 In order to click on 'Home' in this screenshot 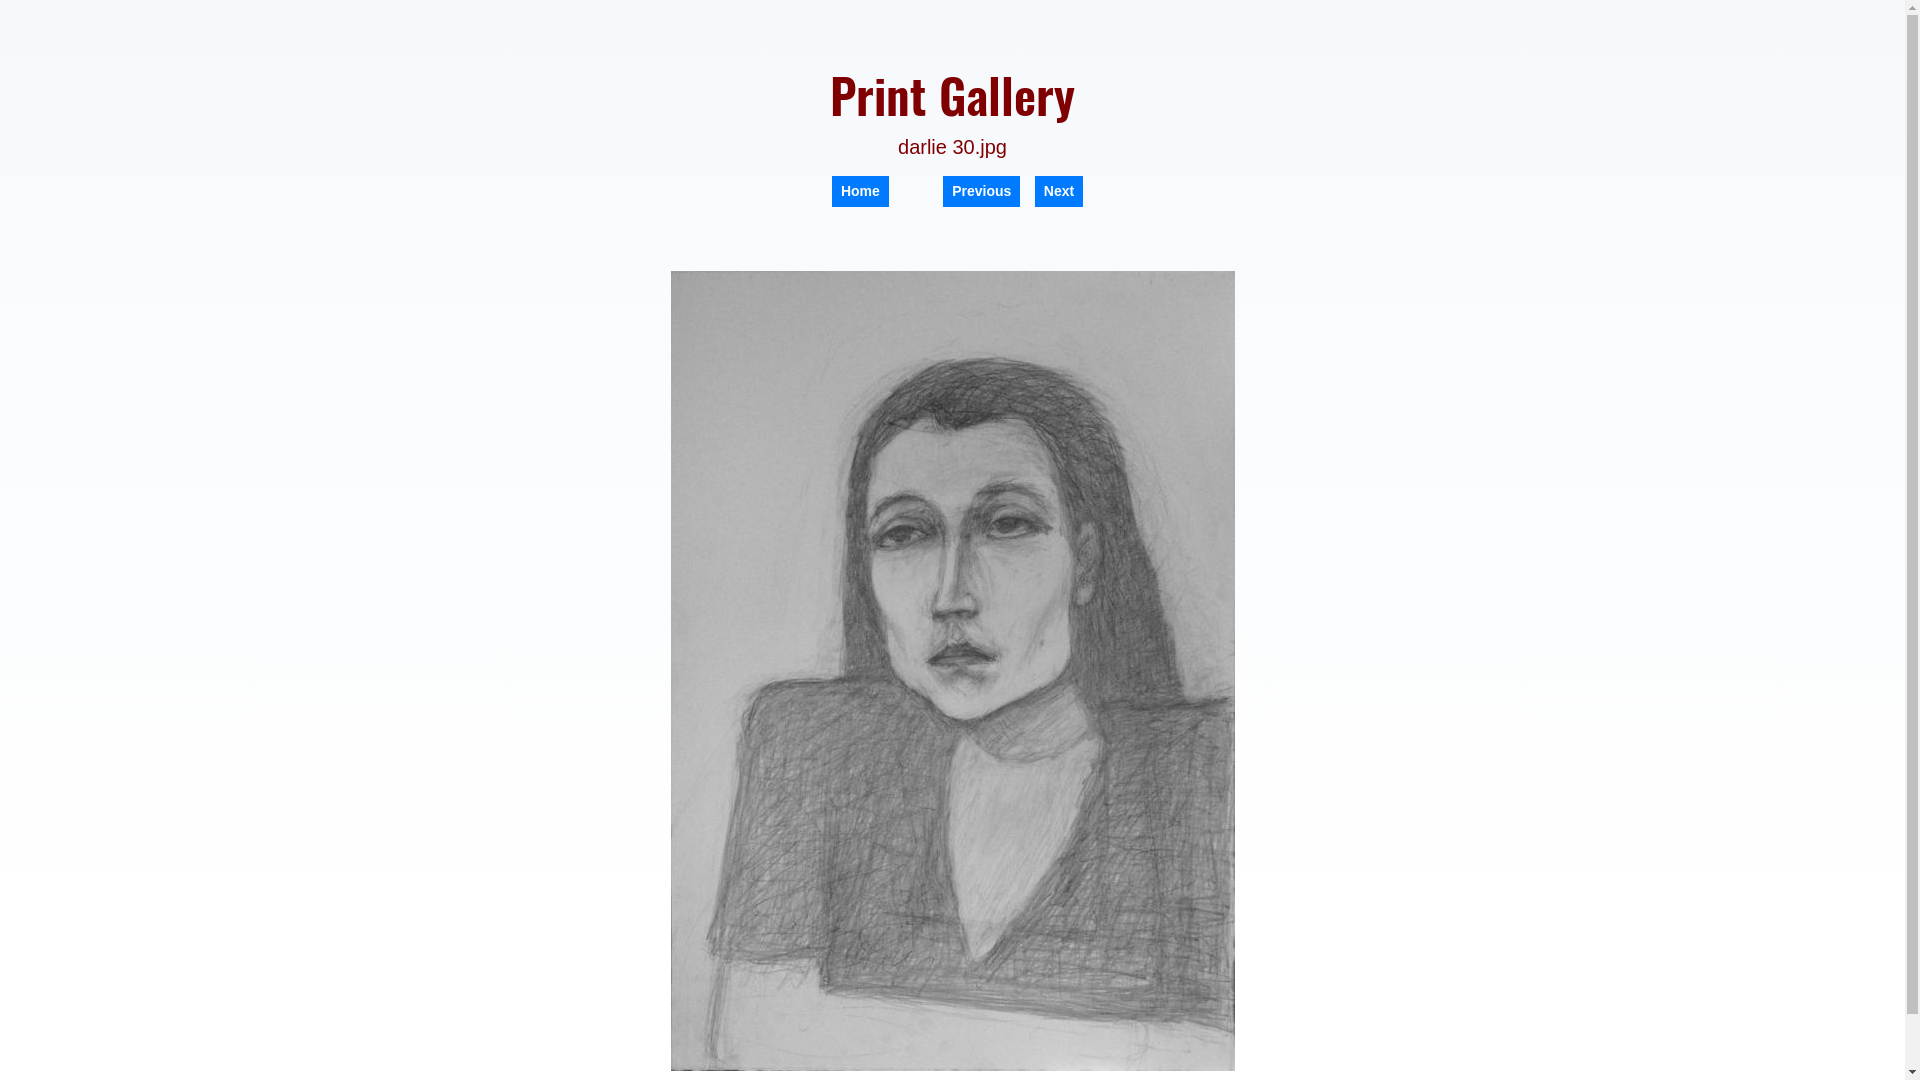, I will do `click(860, 191)`.